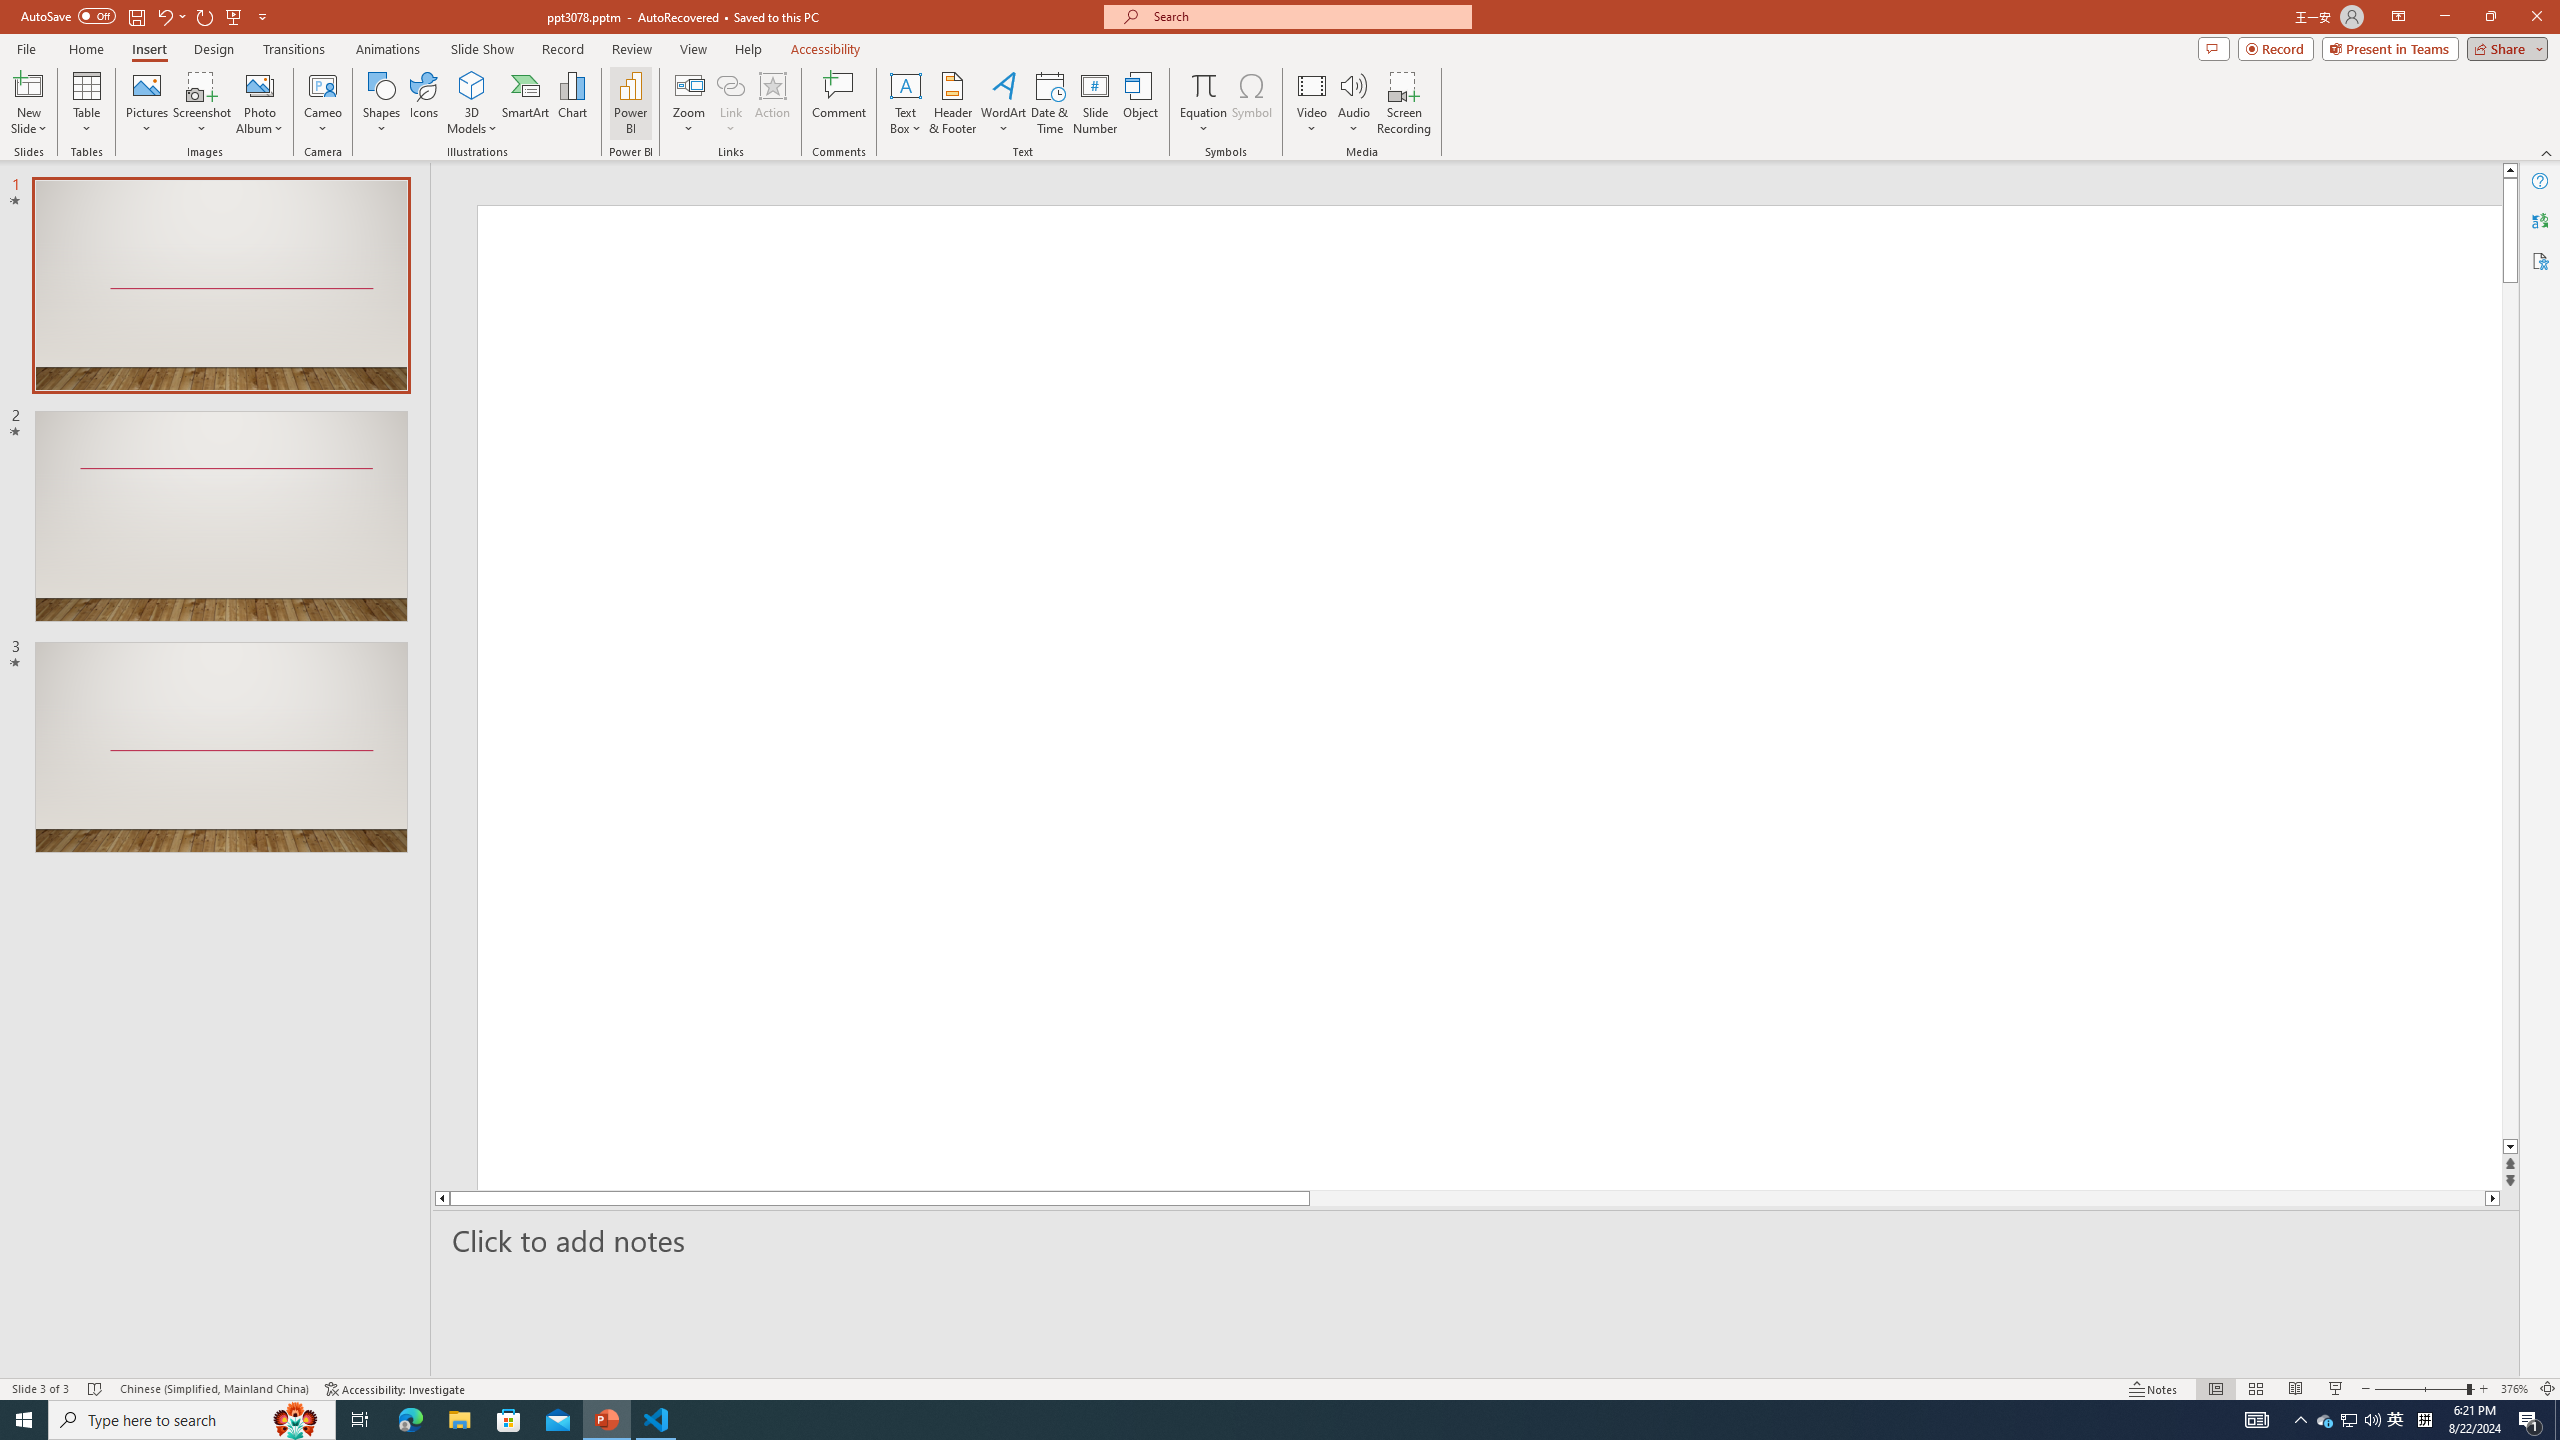  Describe the element at coordinates (472, 84) in the screenshot. I see `'3D Models'` at that location.